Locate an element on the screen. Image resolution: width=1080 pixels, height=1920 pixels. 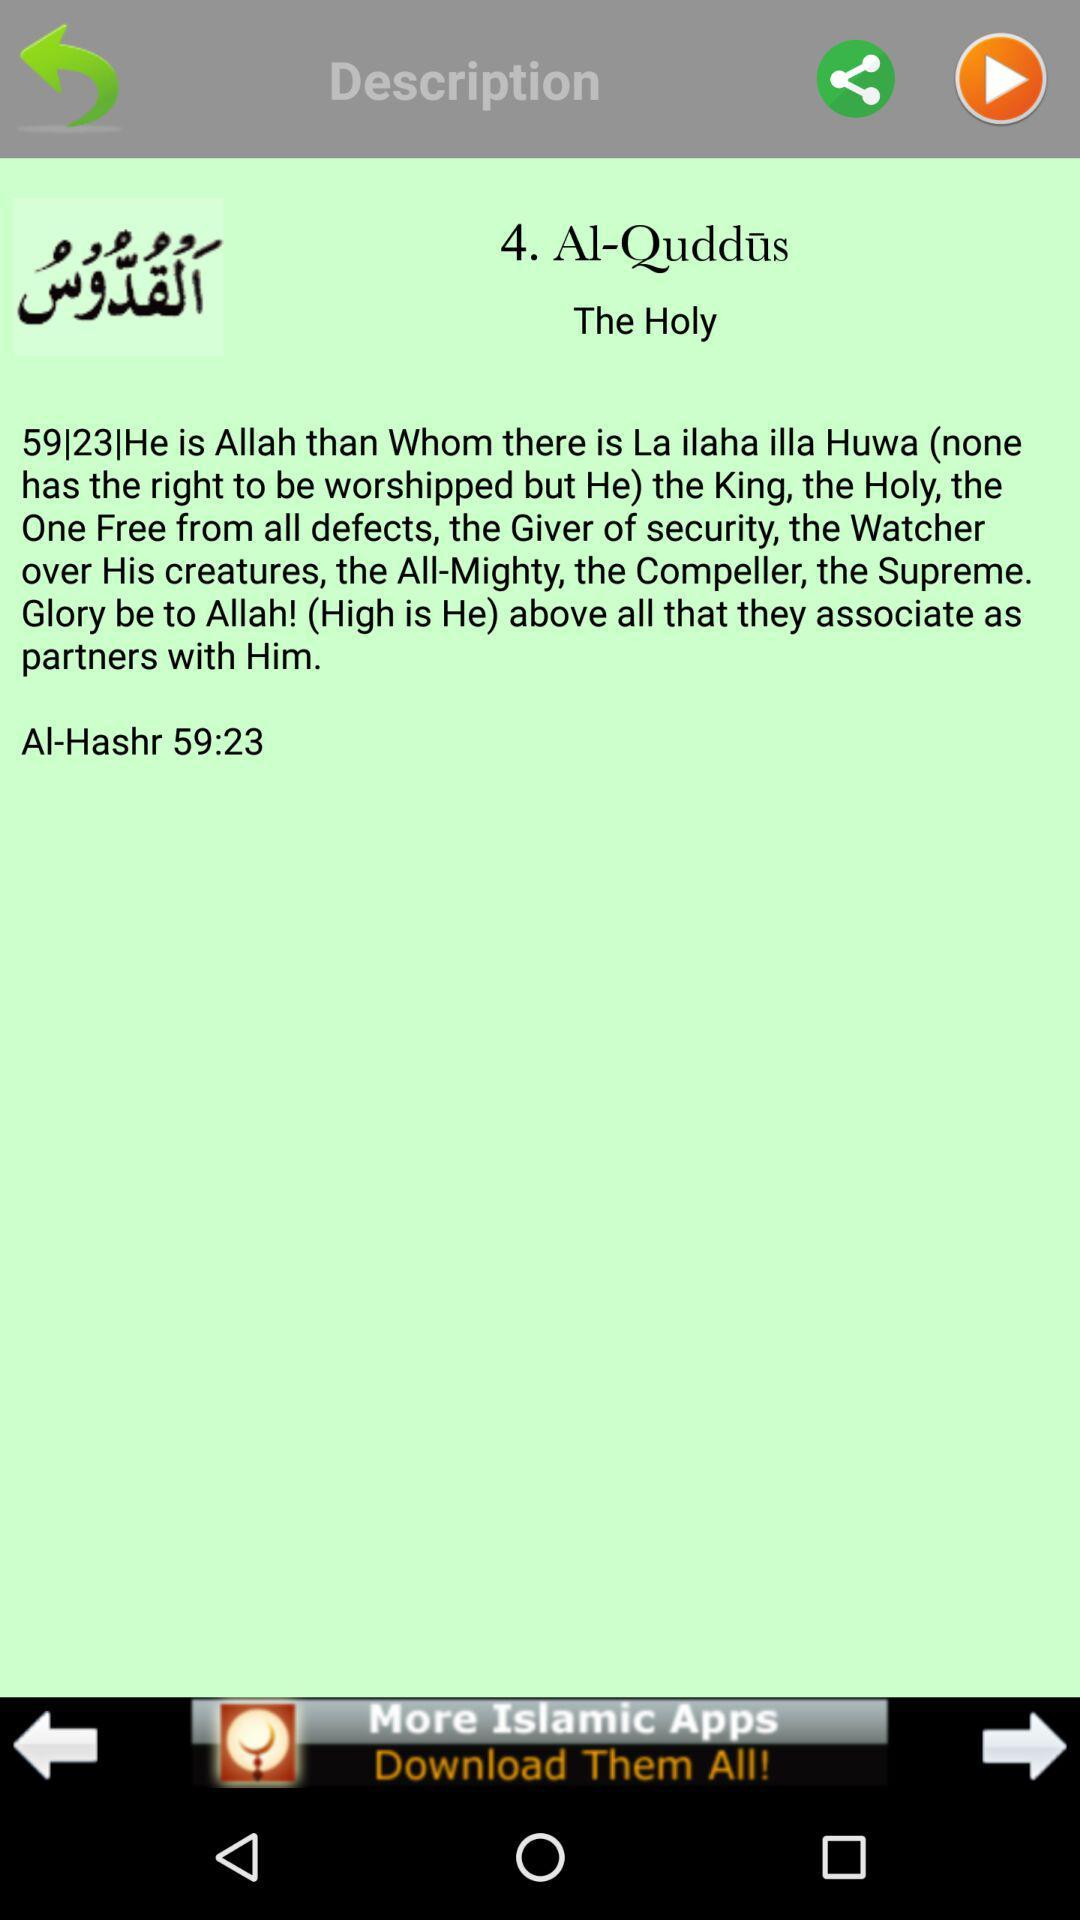
the play icon is located at coordinates (1000, 83).